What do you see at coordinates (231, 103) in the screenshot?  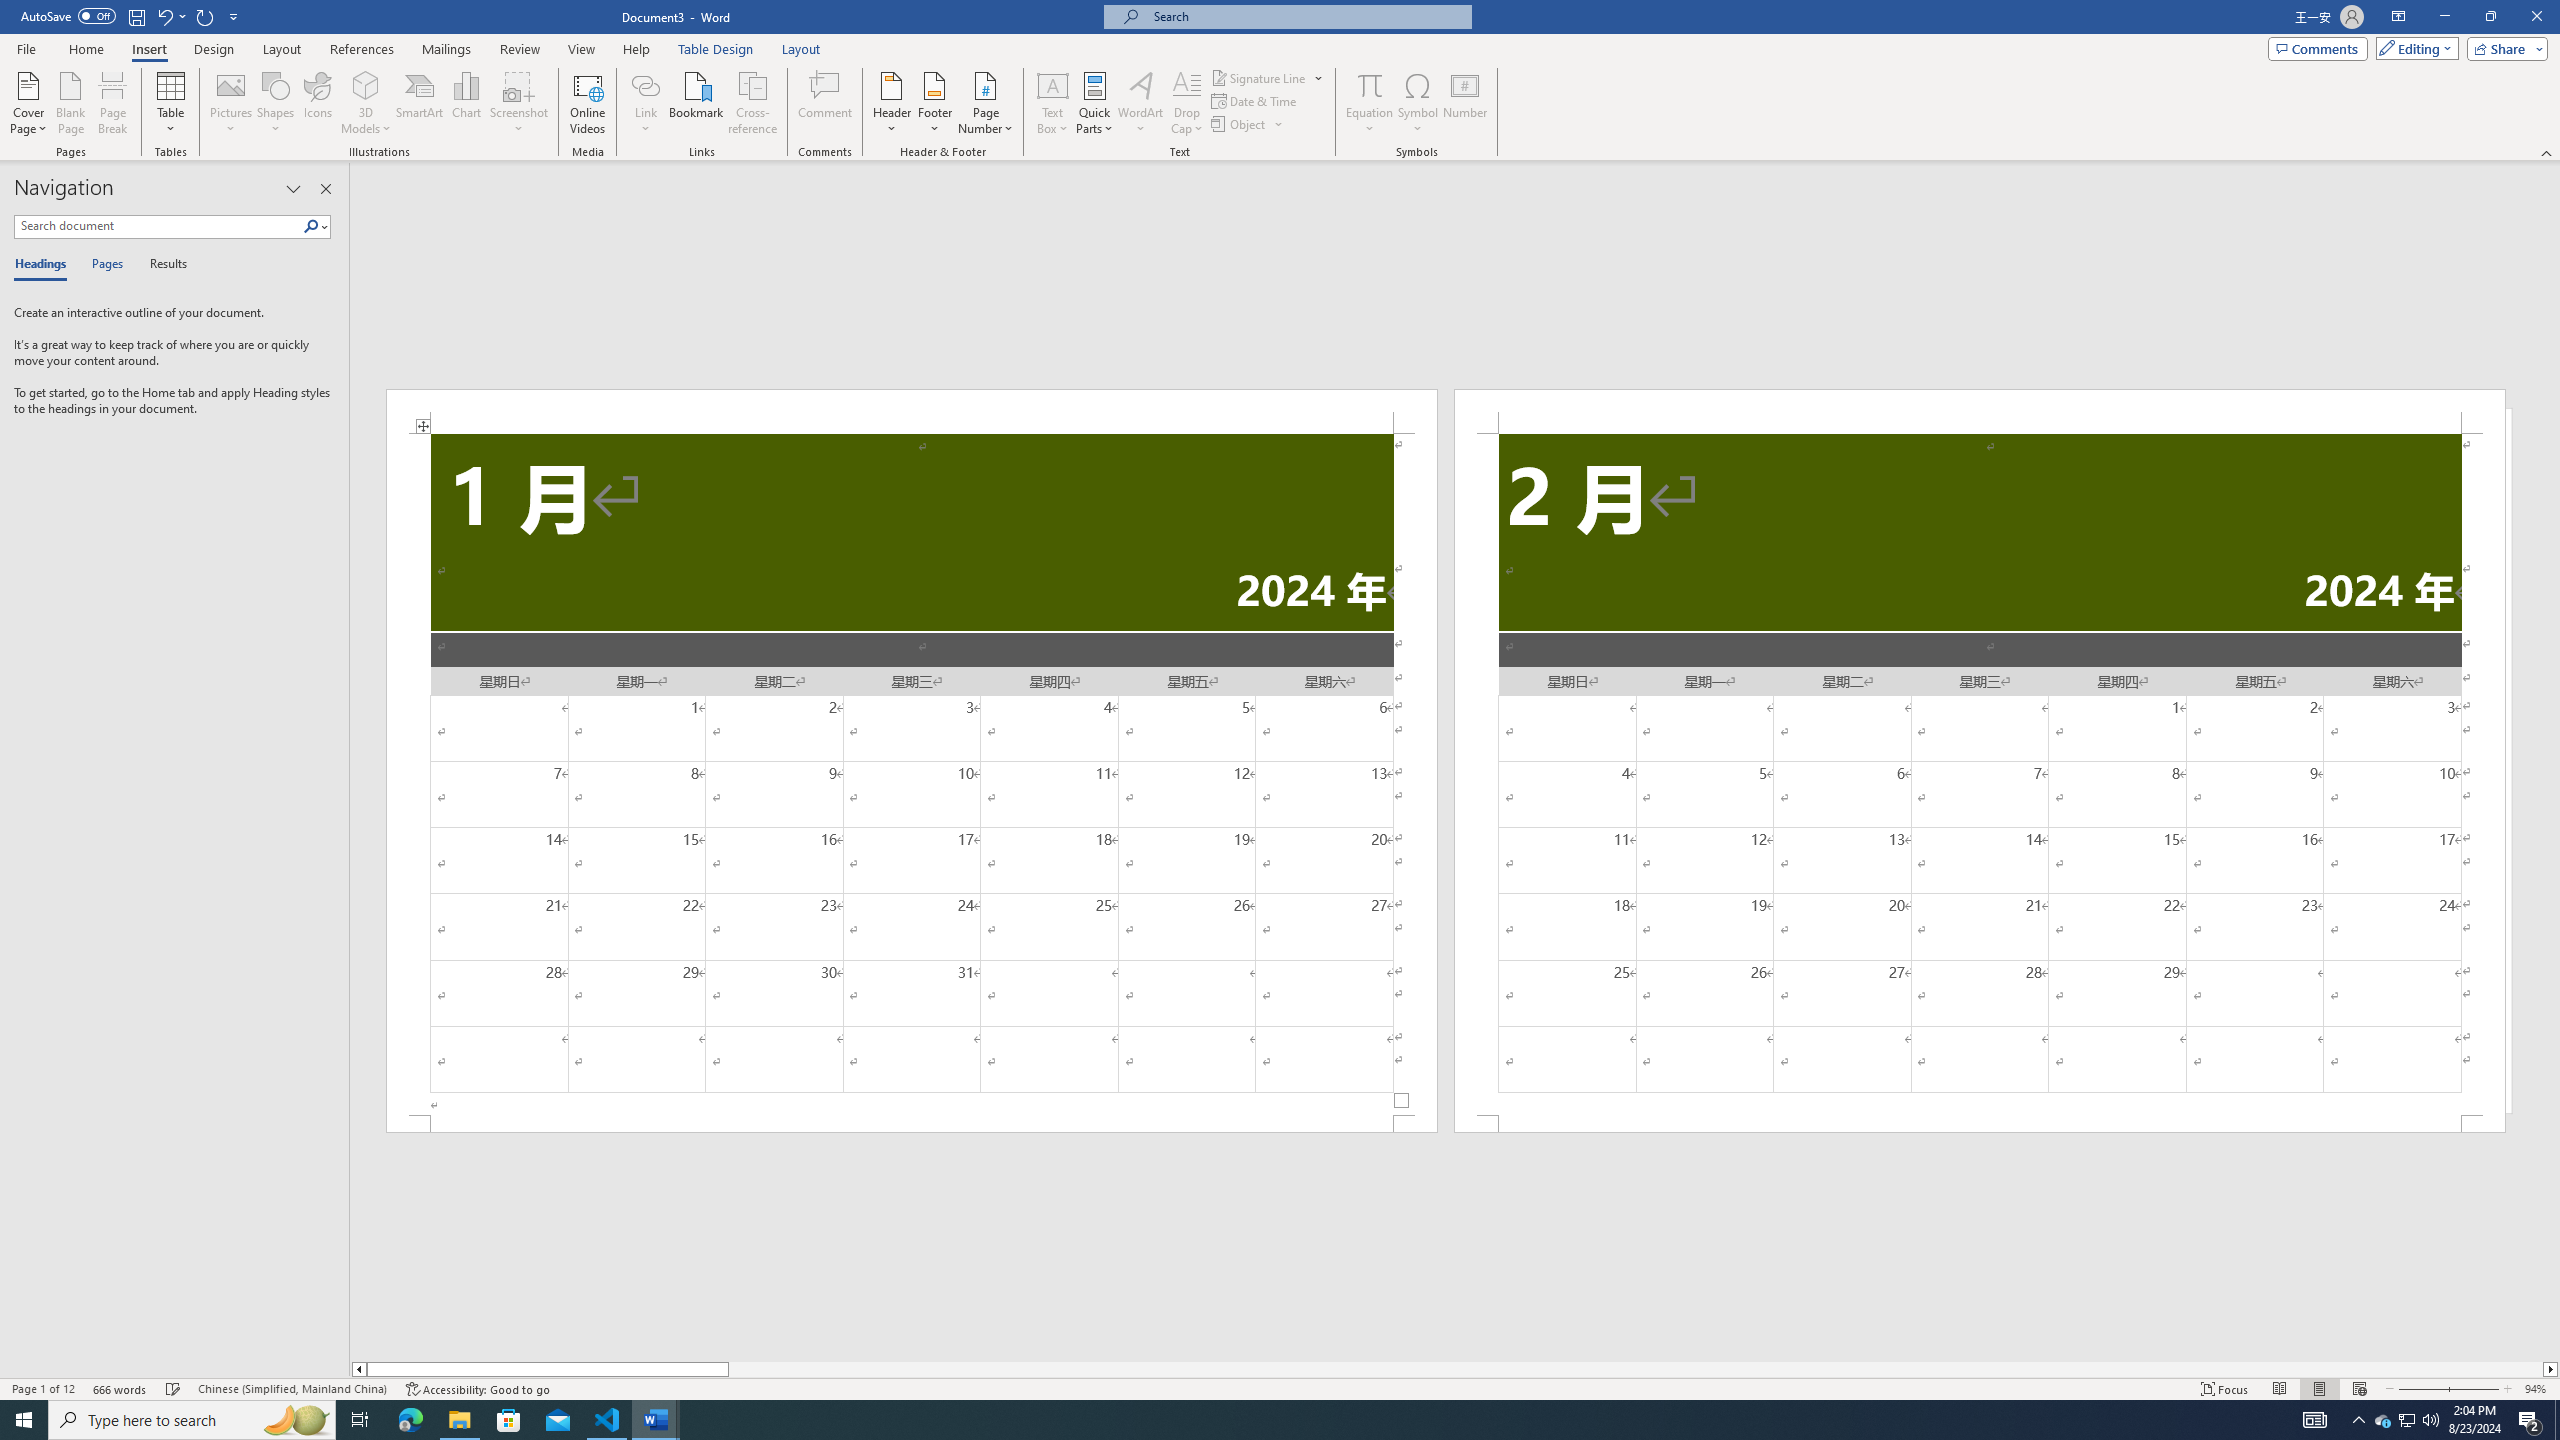 I see `'Pictures'` at bounding box center [231, 103].